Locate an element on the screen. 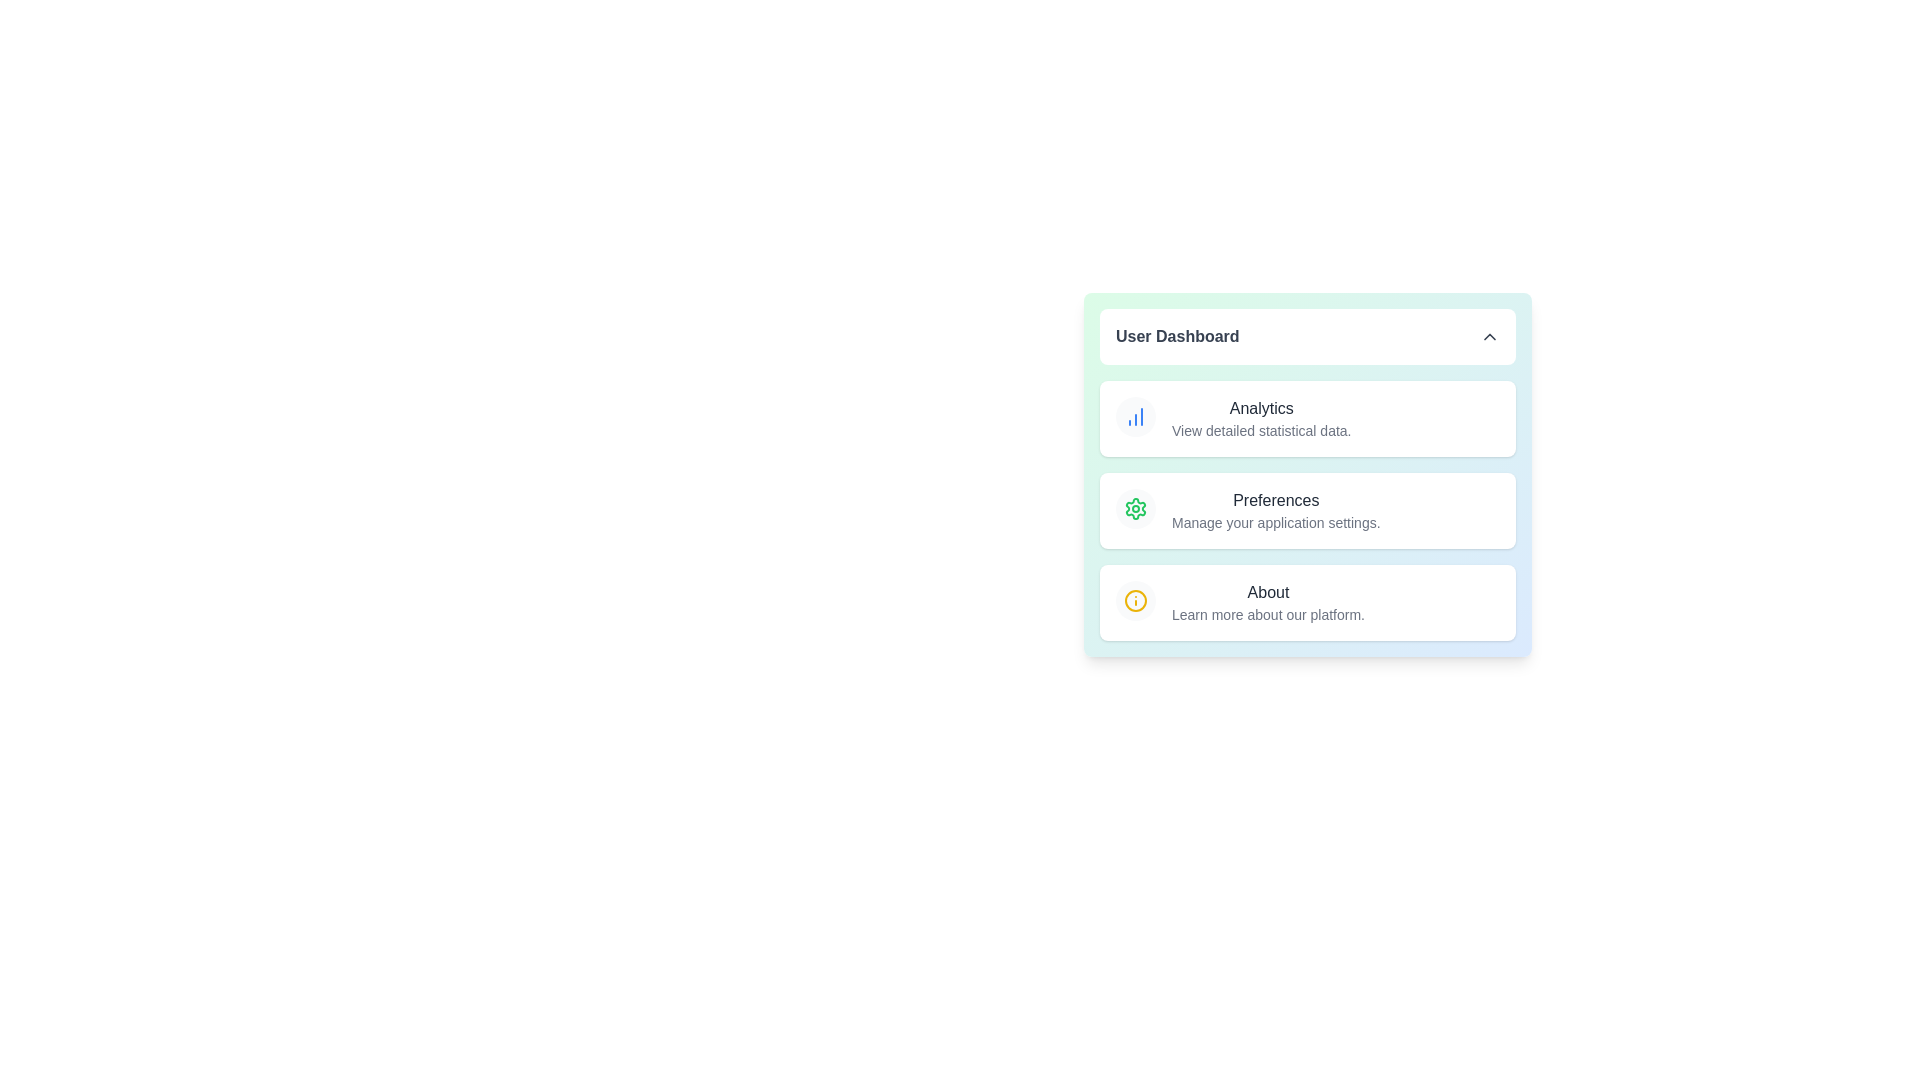 The width and height of the screenshot is (1920, 1080). the menu item Preferences is located at coordinates (1308, 509).